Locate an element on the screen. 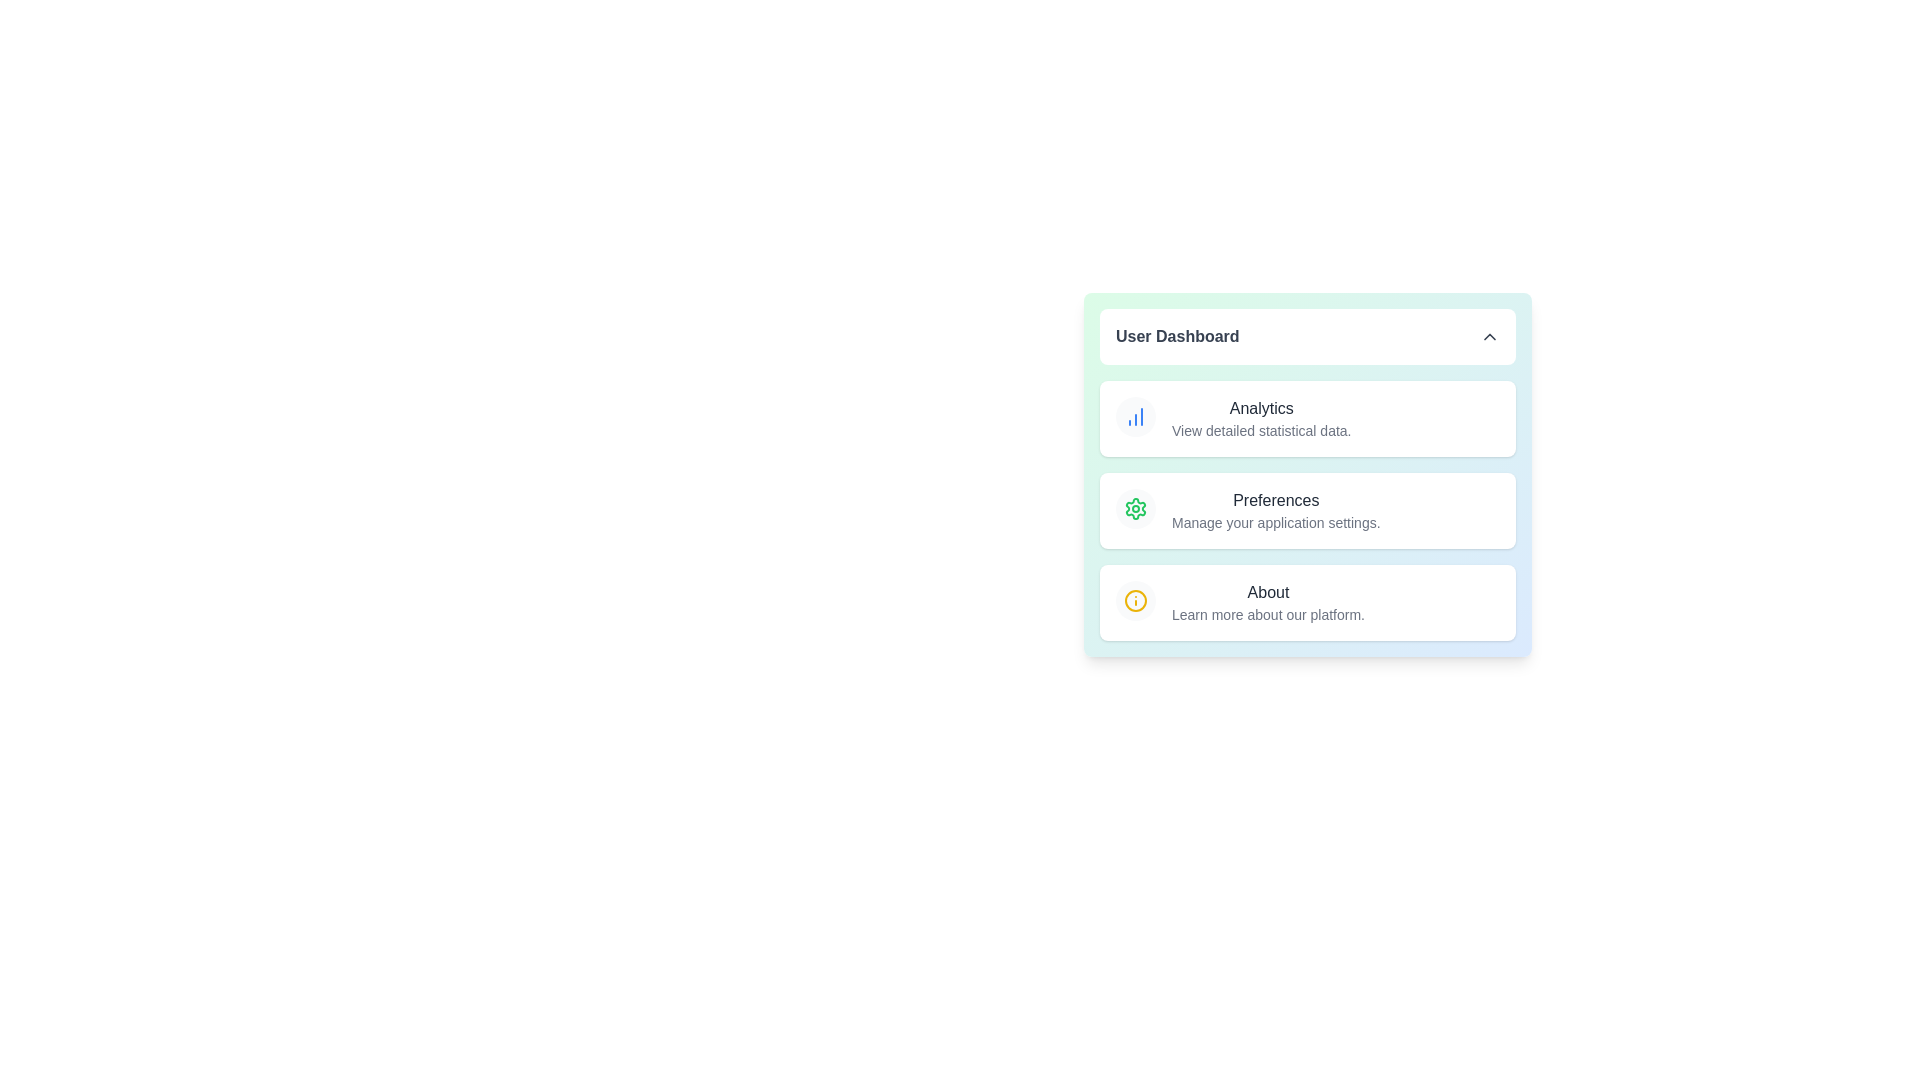 The width and height of the screenshot is (1920, 1080). the menu item Preferences is located at coordinates (1308, 509).